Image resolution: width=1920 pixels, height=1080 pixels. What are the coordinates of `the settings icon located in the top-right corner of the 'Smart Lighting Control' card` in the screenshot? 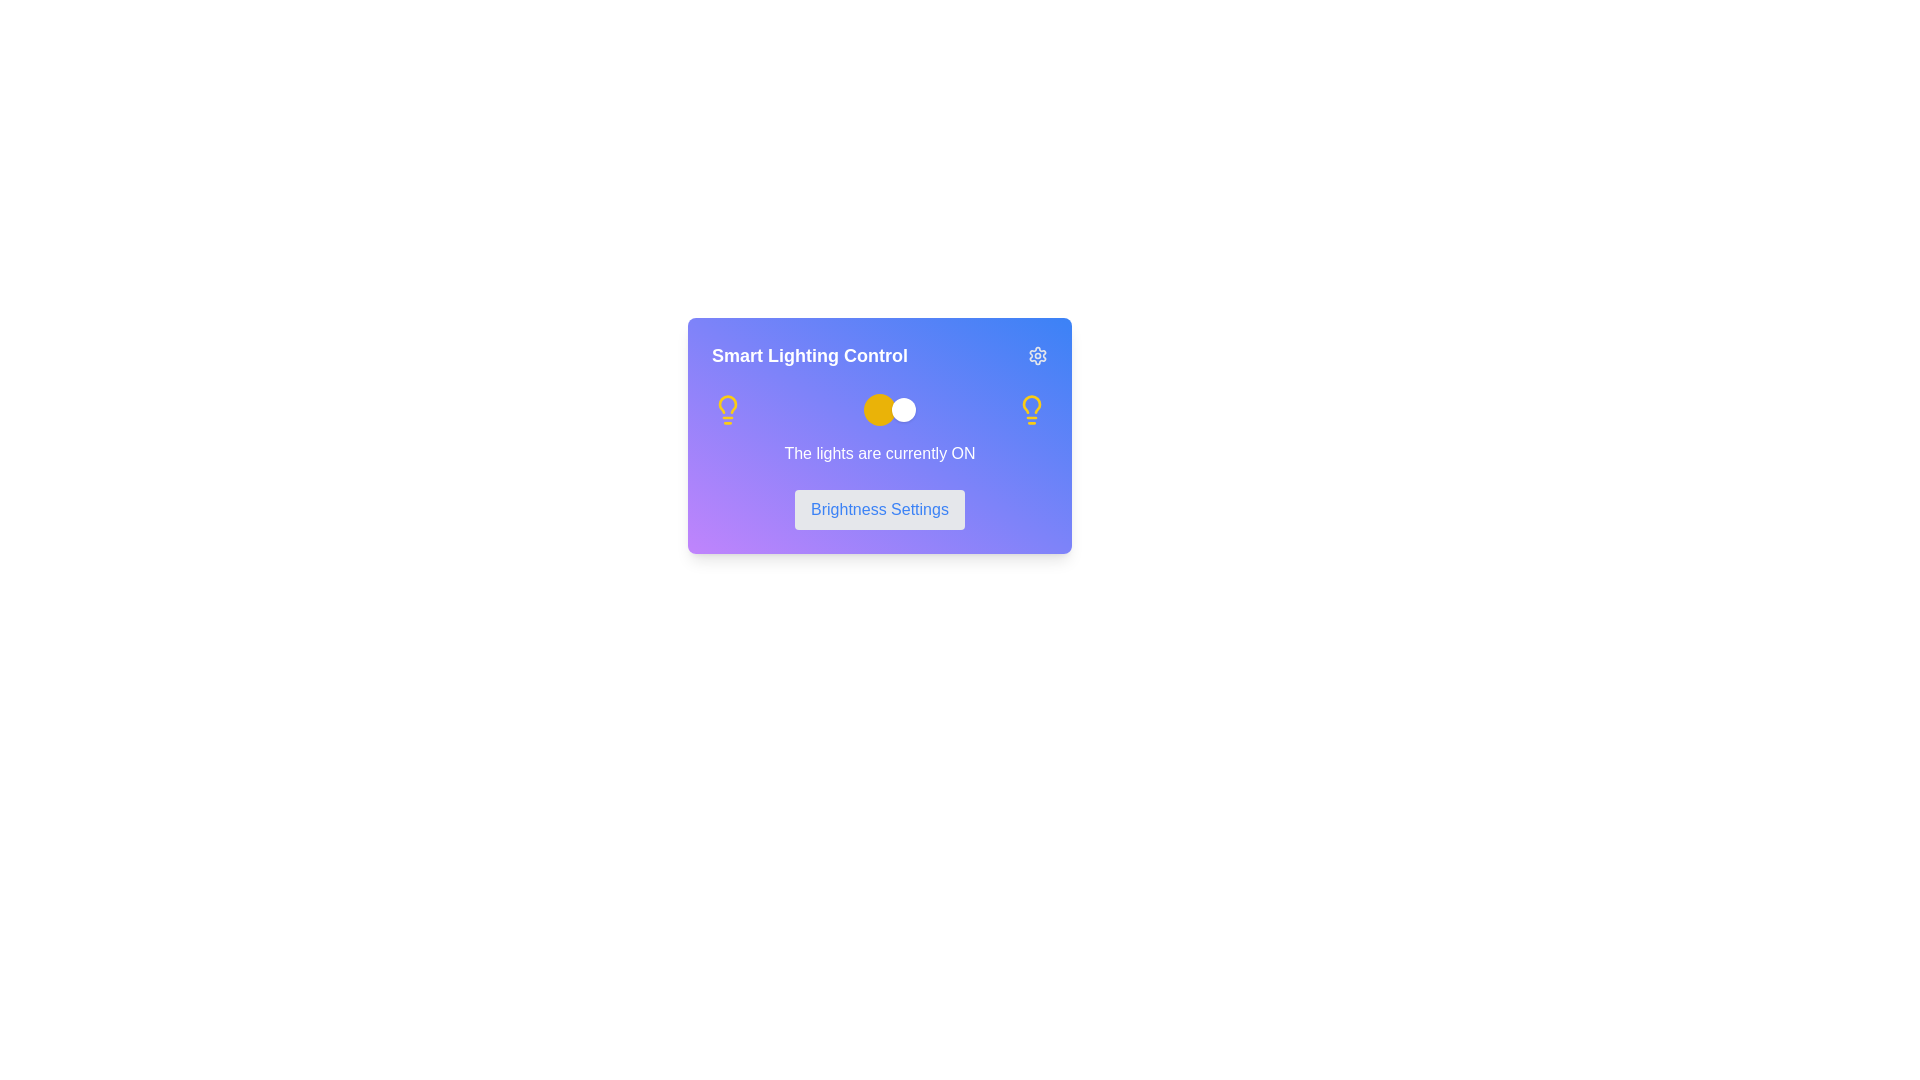 It's located at (1037, 354).